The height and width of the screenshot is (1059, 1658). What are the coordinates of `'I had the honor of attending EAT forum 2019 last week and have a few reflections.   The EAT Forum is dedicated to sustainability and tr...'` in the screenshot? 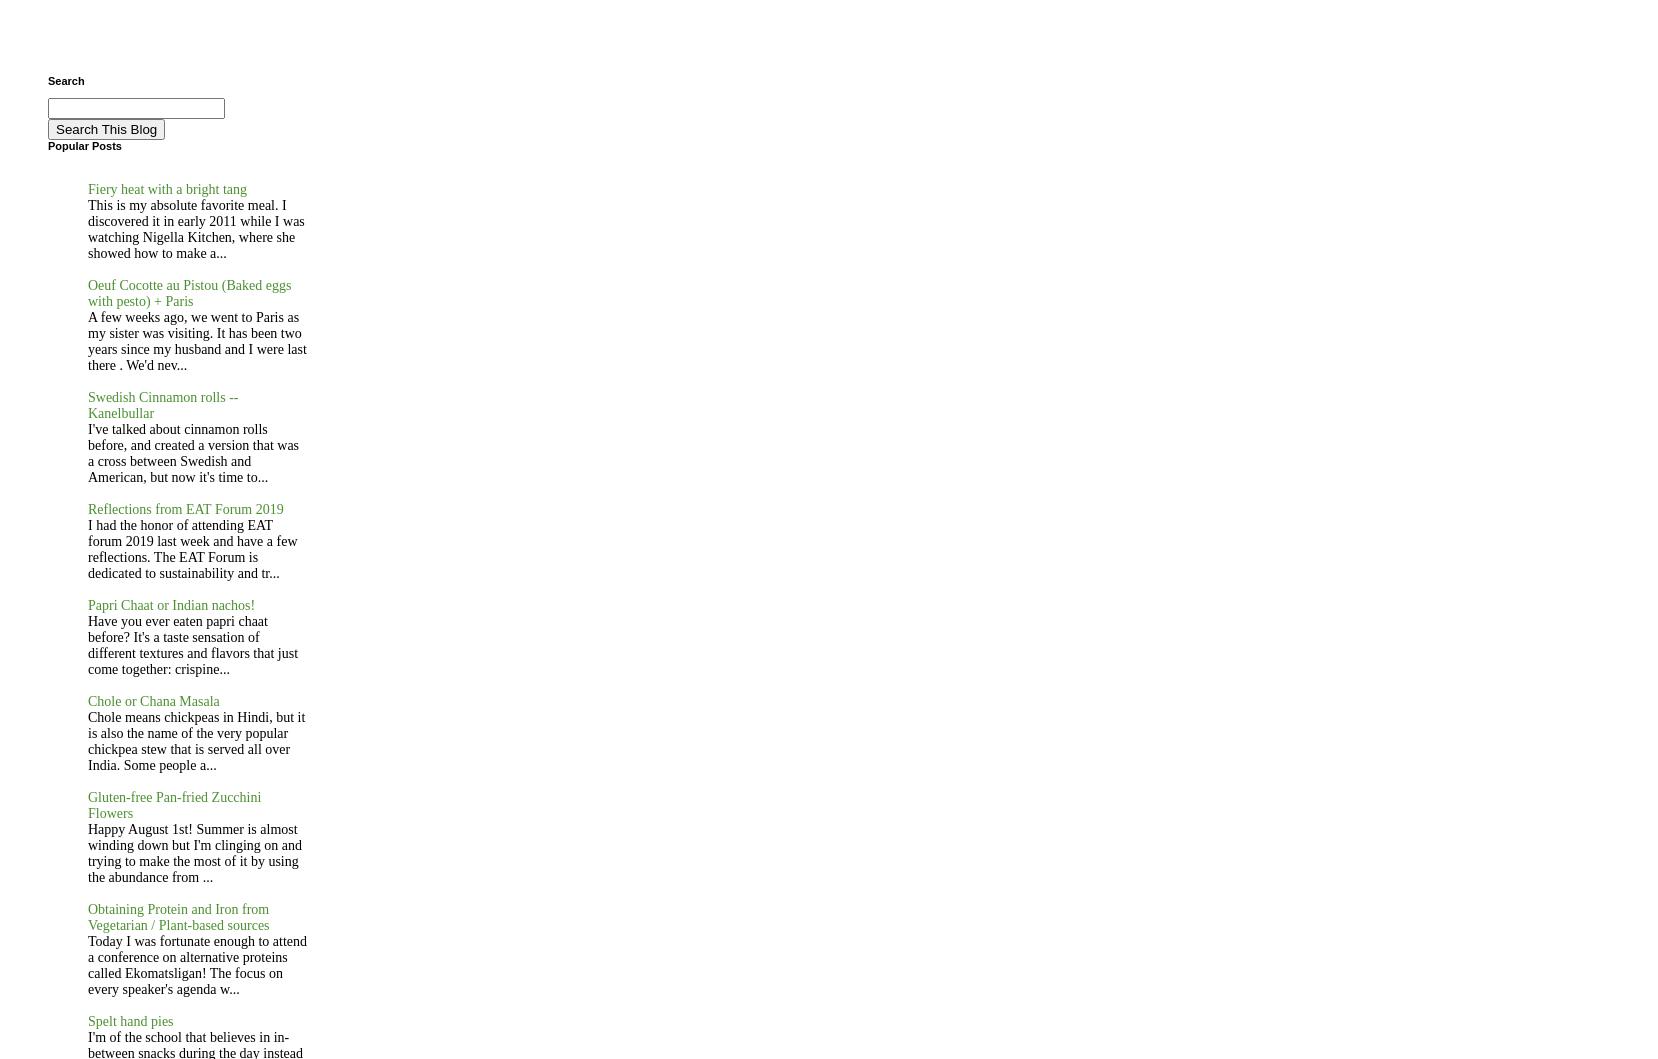 It's located at (192, 548).